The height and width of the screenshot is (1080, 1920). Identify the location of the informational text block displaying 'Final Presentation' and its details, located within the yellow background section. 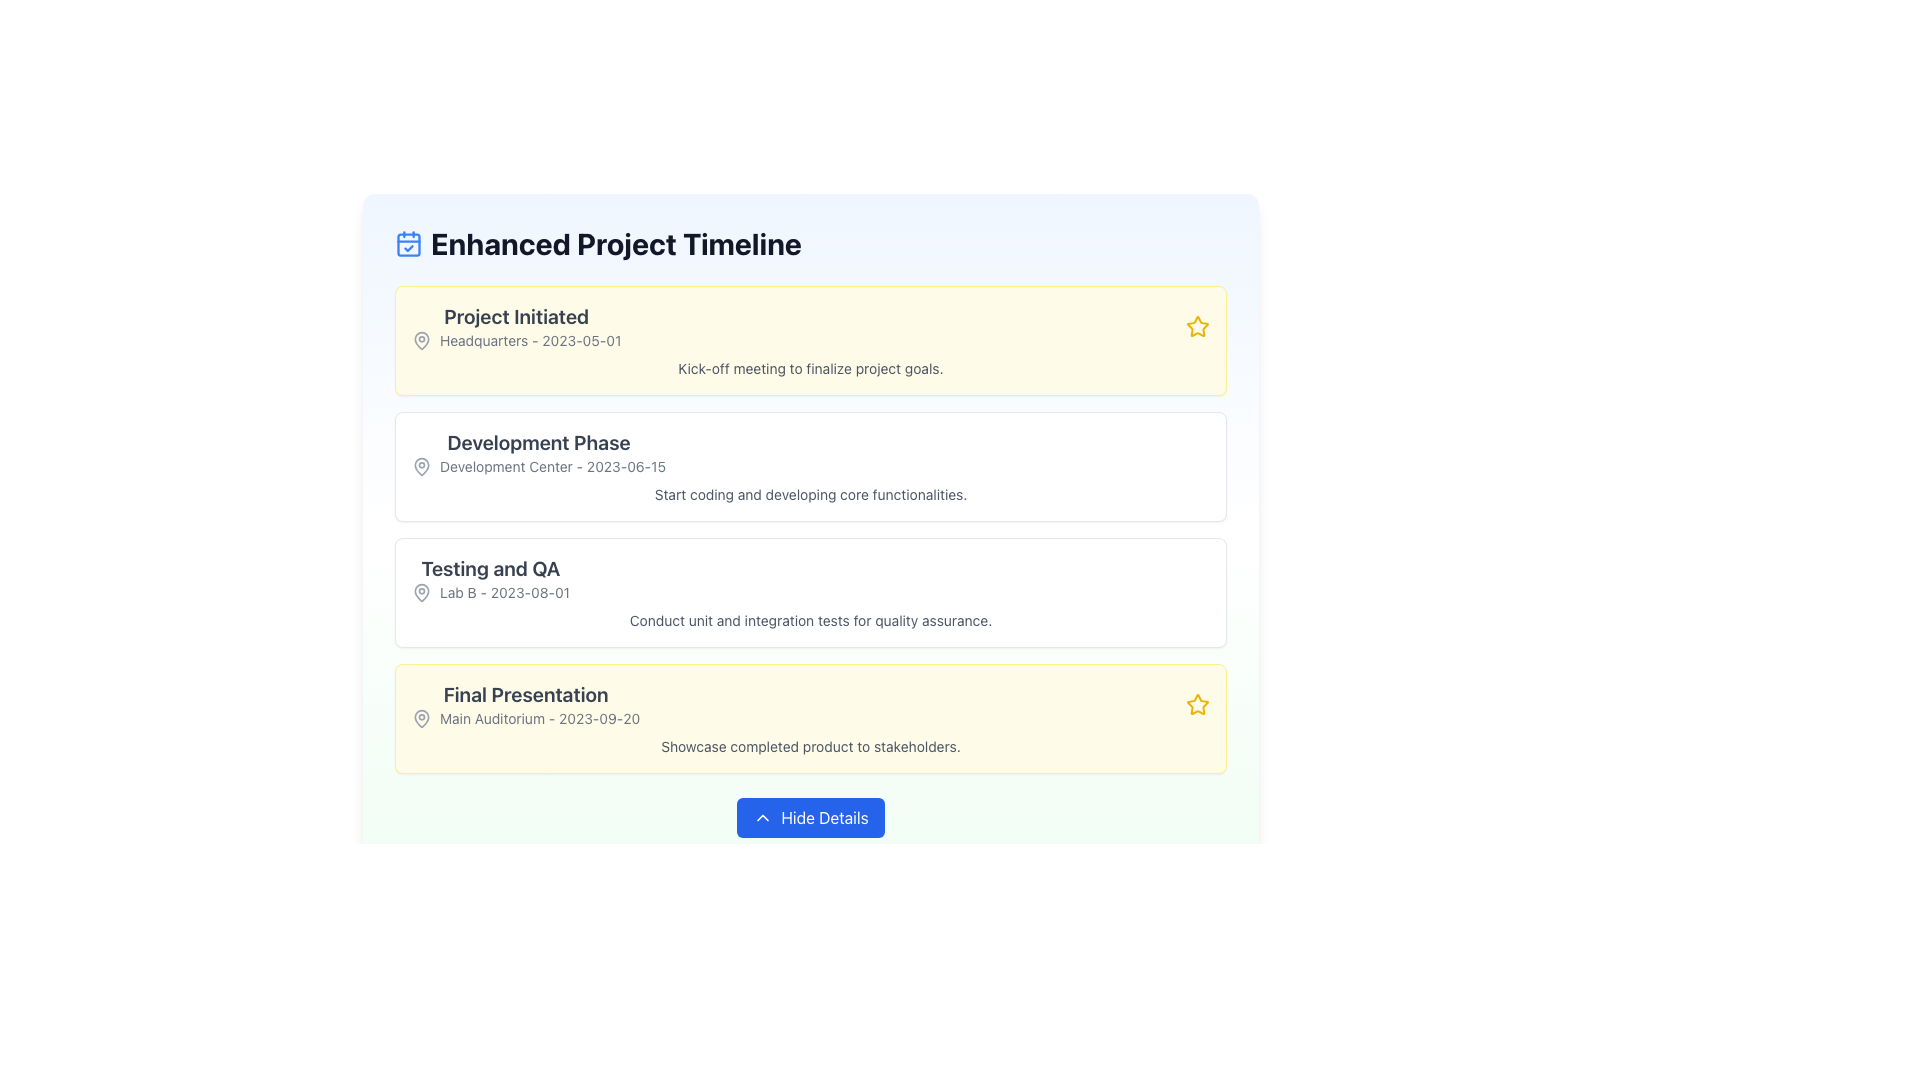
(526, 704).